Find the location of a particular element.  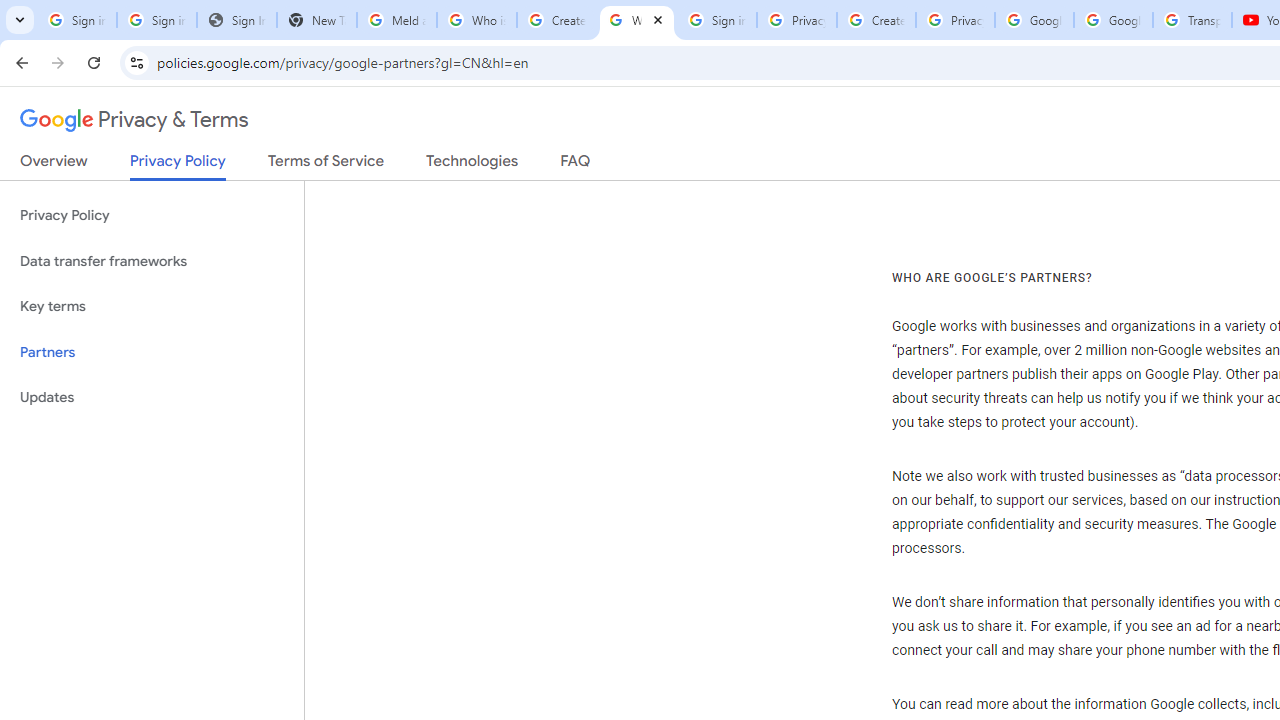

'Google Account' is located at coordinates (1112, 20).